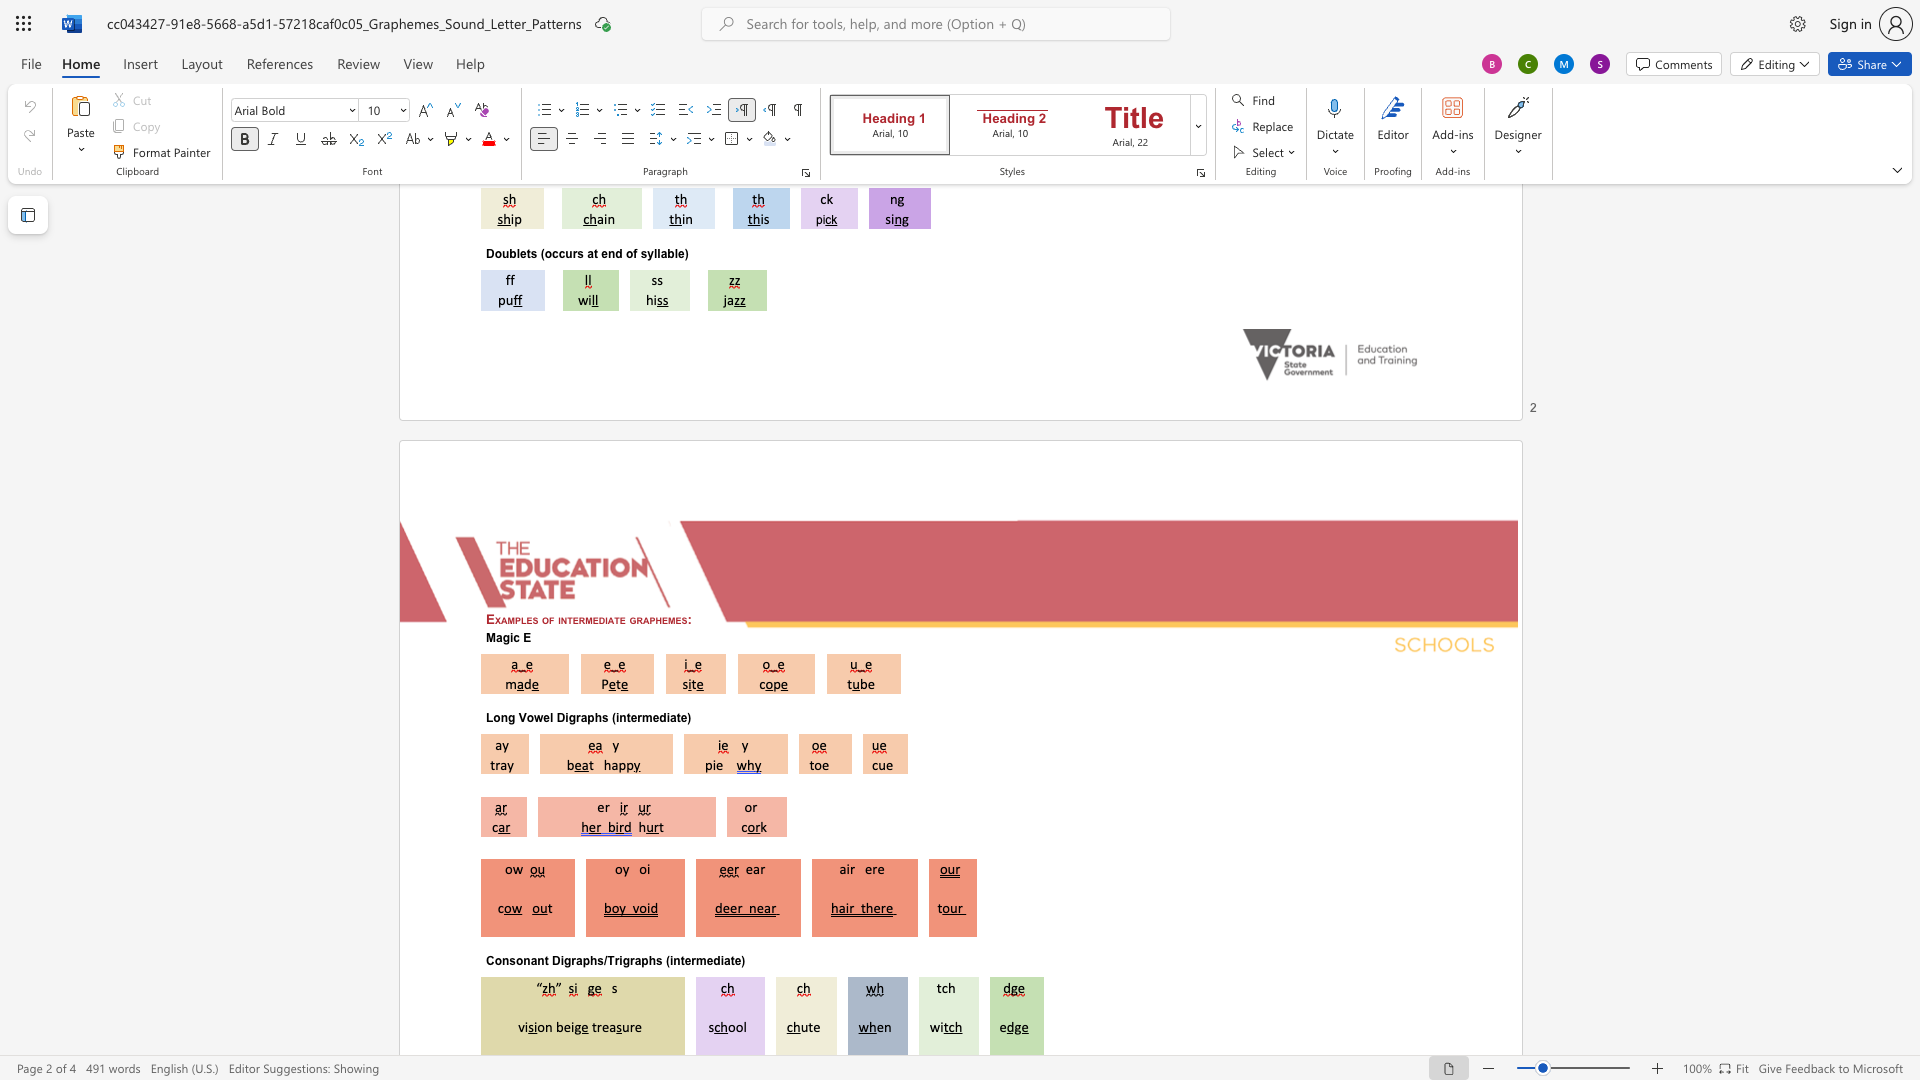 This screenshot has width=1920, height=1080. Describe the element at coordinates (852, 868) in the screenshot. I see `the 1th character "r" in the text` at that location.